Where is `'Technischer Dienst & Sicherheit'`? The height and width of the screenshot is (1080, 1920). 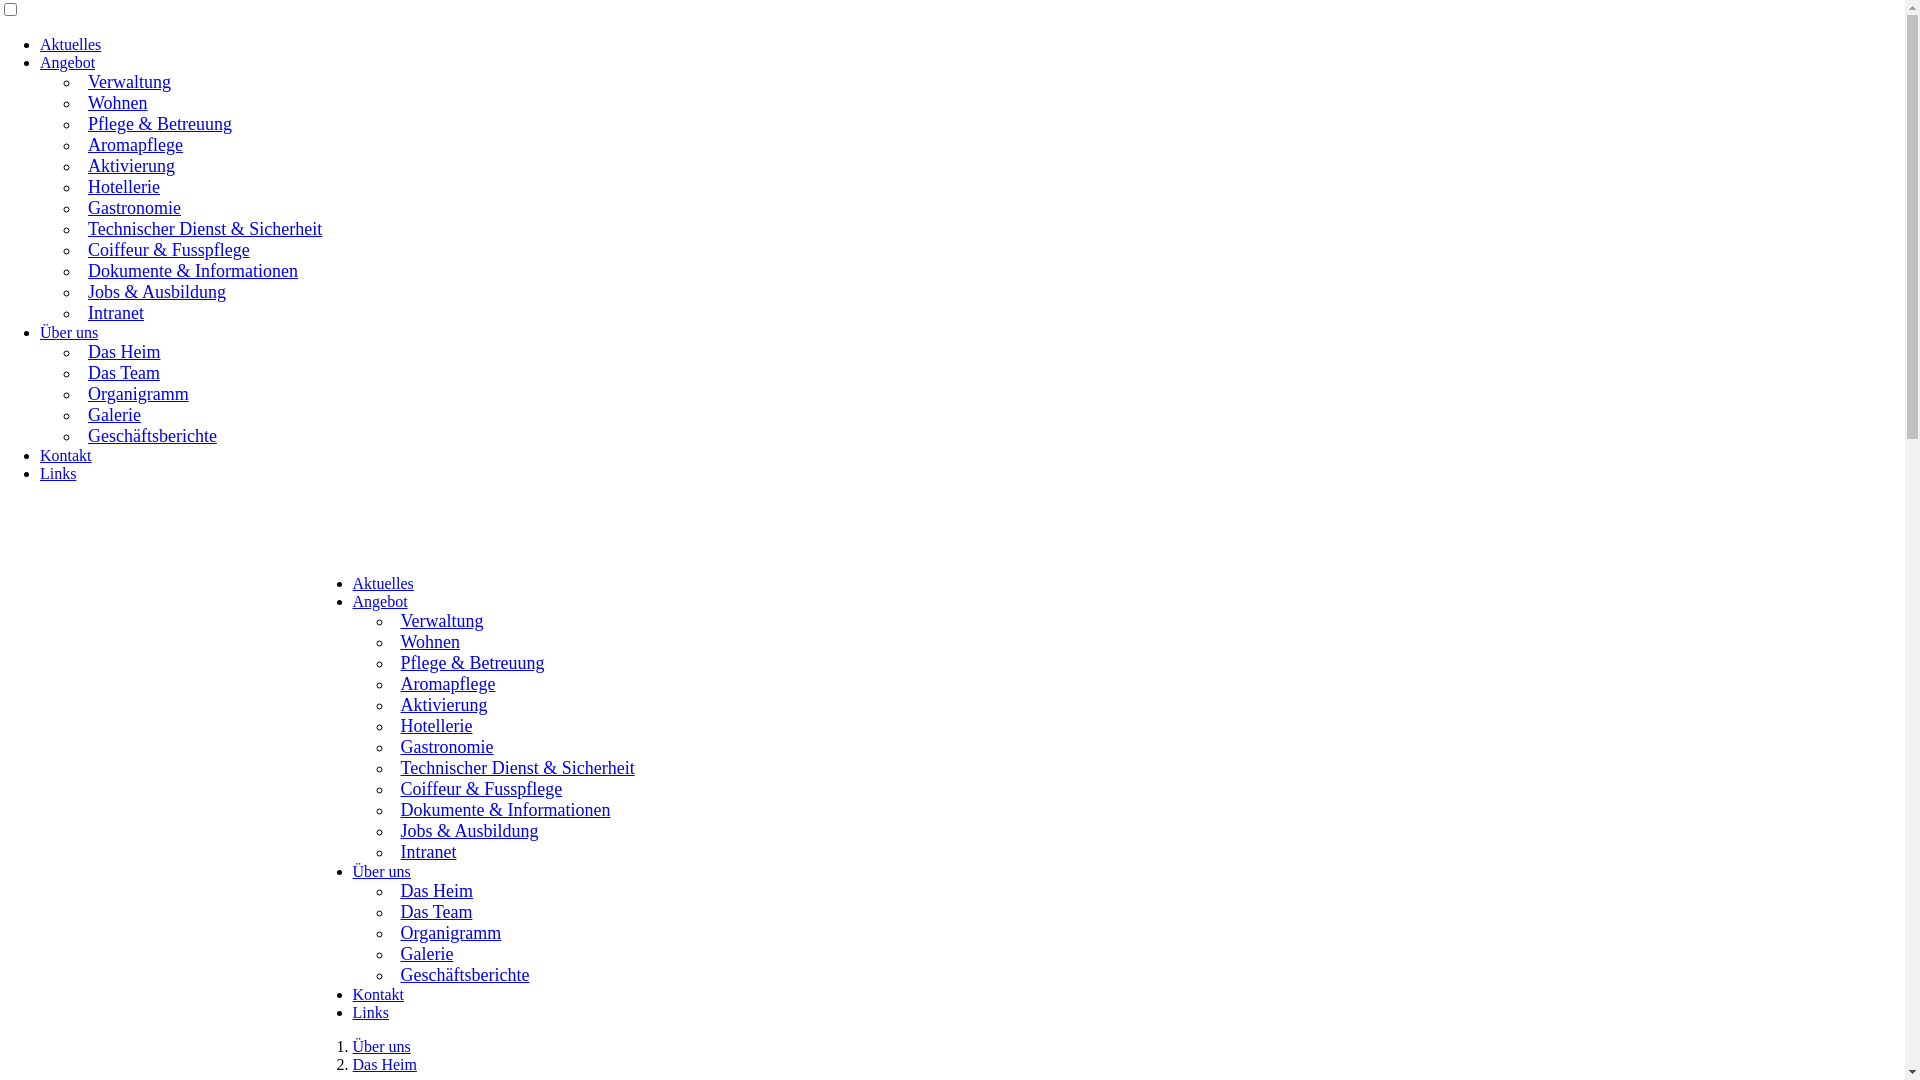
'Technischer Dienst & Sicherheit' is located at coordinates (514, 765).